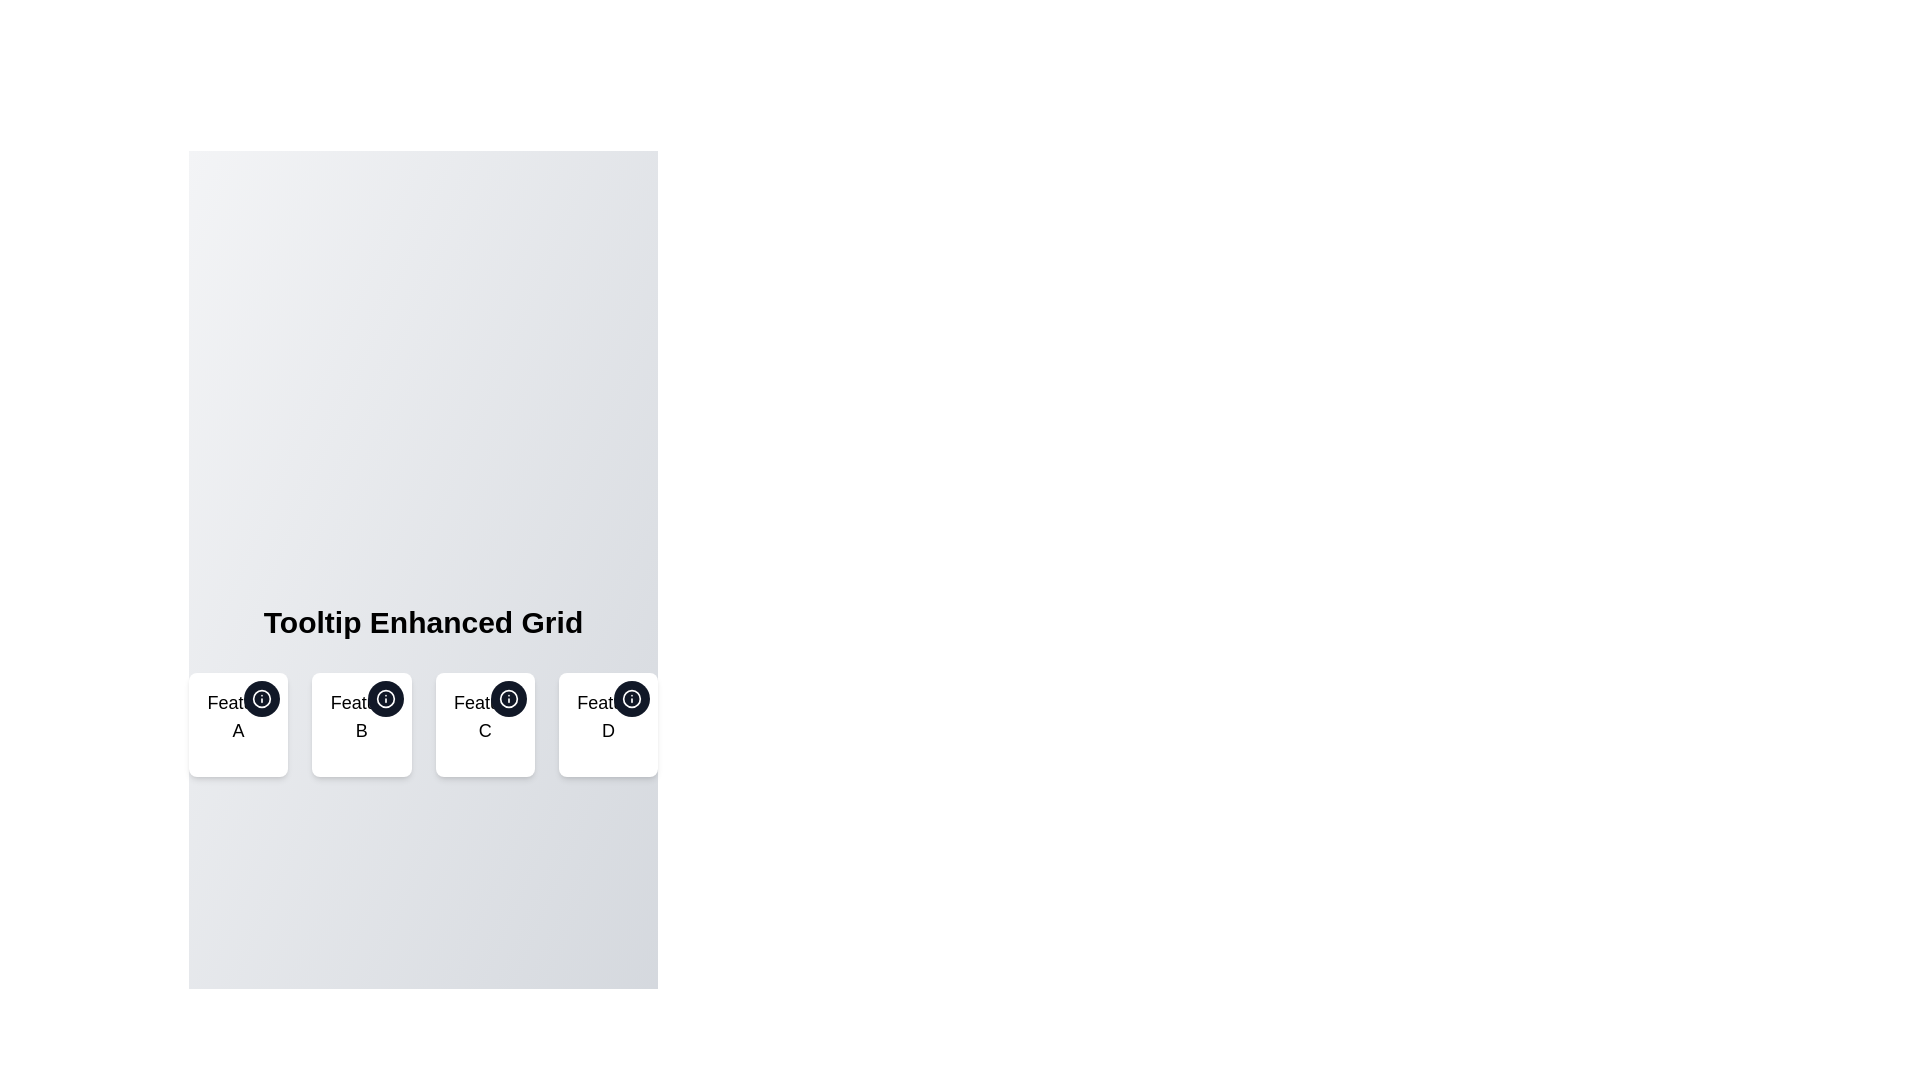  What do you see at coordinates (485, 725) in the screenshot?
I see `the tooltip icon located at the top-right corner of the 'Feature C' card, which is a circular dark-gray button with an 'i' icon, to get more details` at bounding box center [485, 725].